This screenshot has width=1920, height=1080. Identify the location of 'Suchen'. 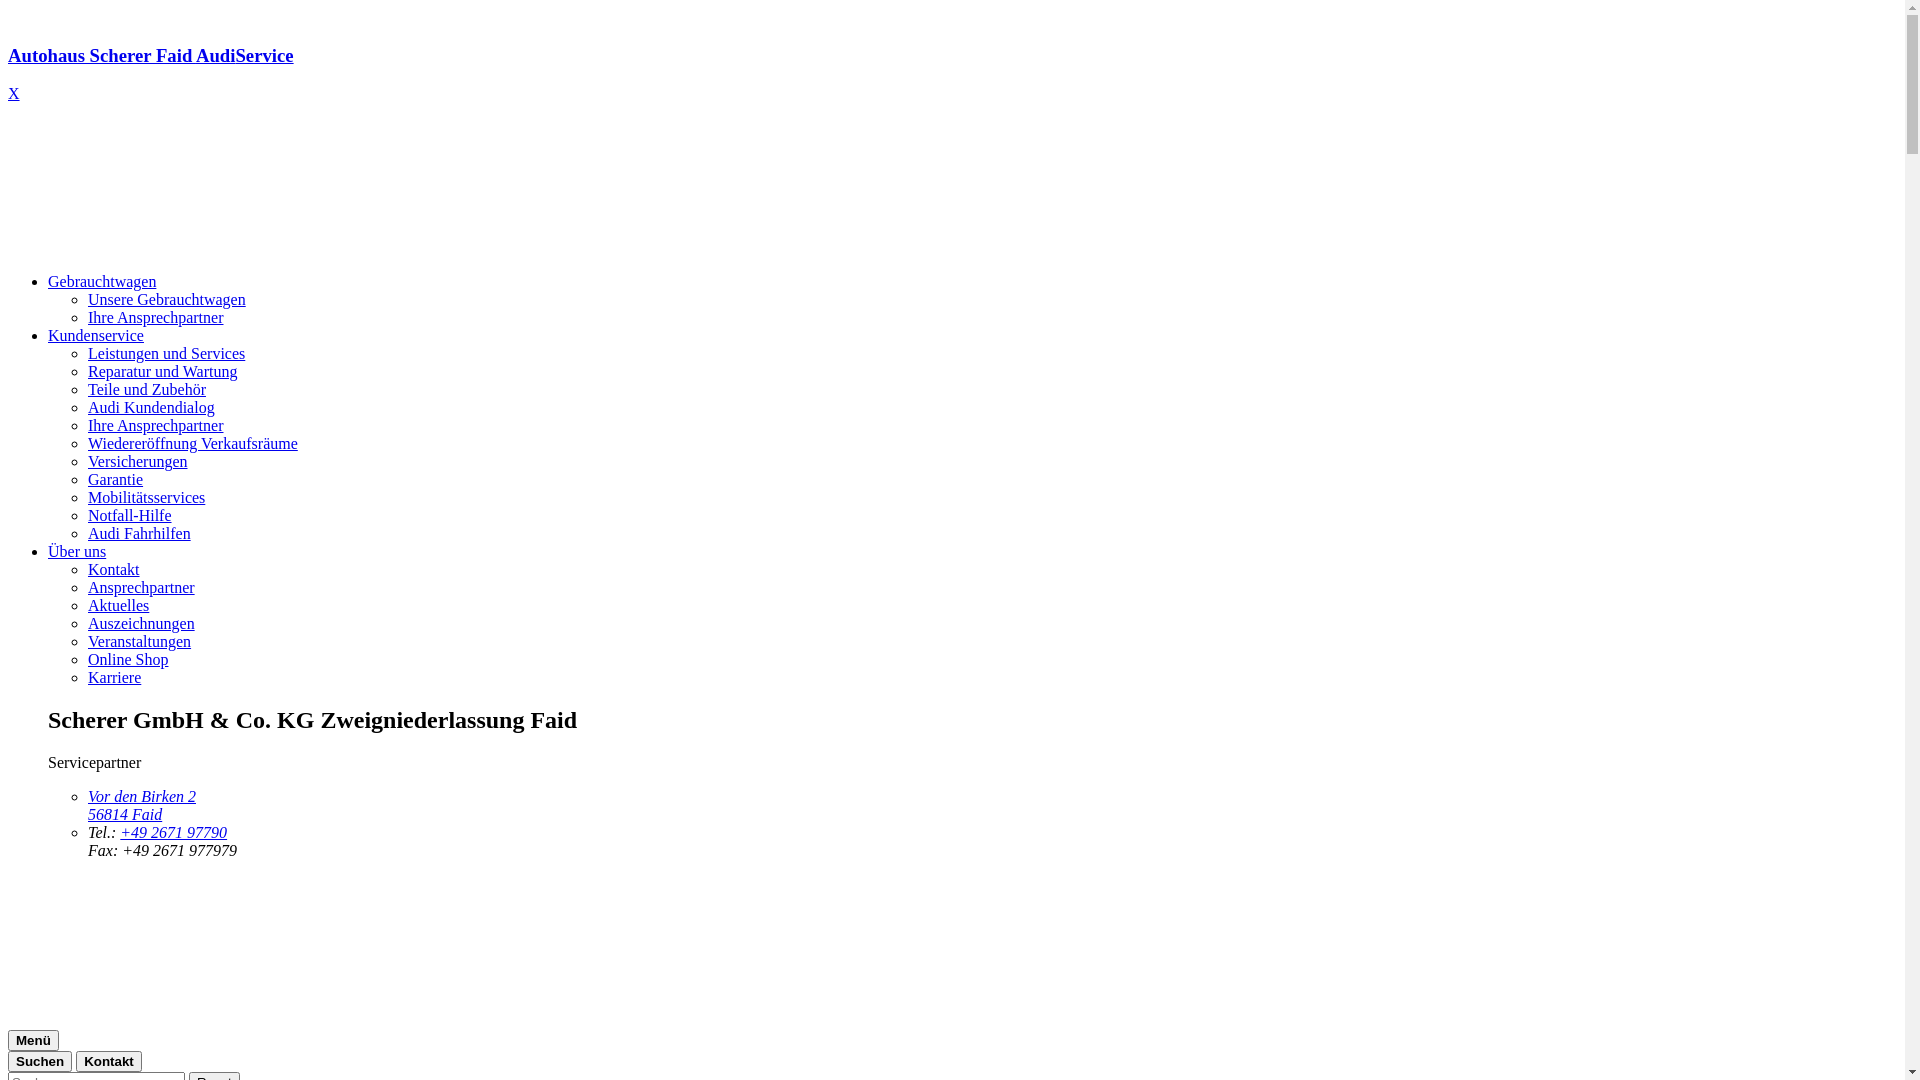
(39, 1060).